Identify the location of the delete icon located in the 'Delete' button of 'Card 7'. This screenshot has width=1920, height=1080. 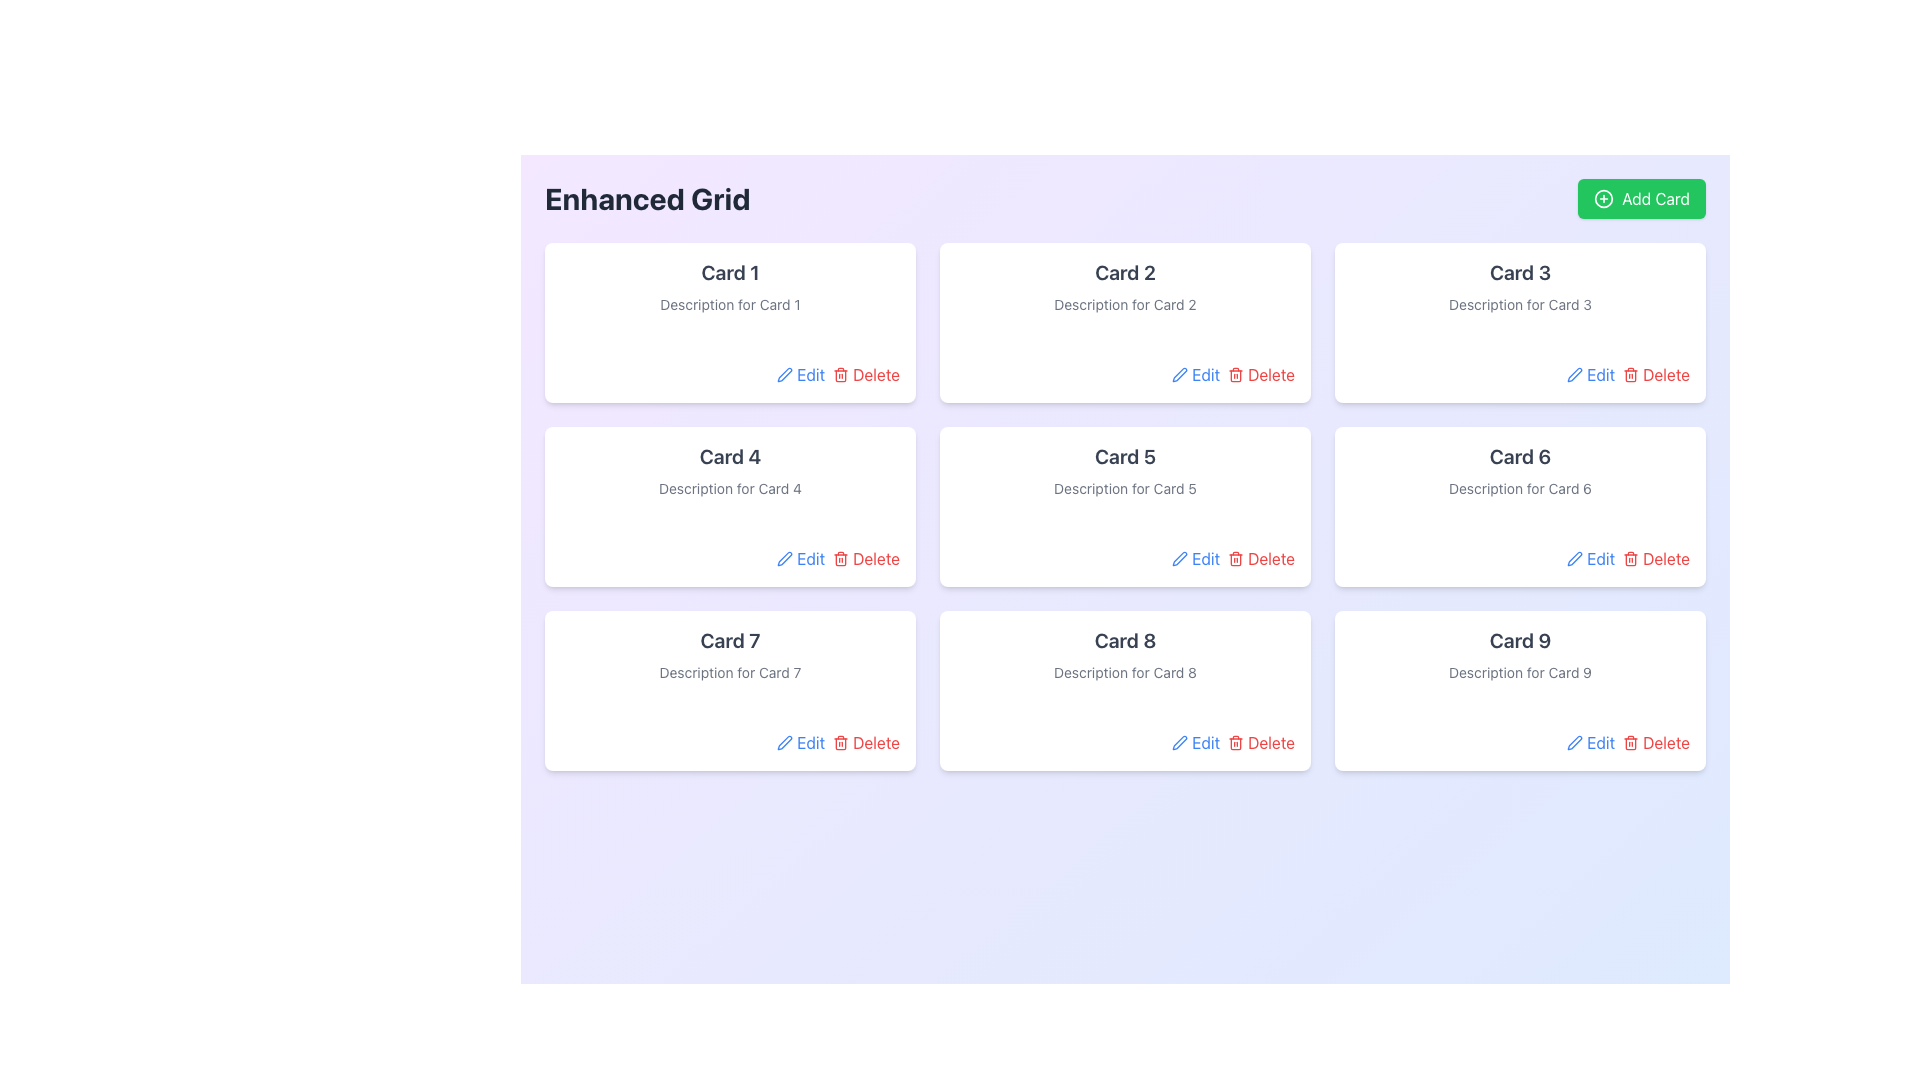
(841, 743).